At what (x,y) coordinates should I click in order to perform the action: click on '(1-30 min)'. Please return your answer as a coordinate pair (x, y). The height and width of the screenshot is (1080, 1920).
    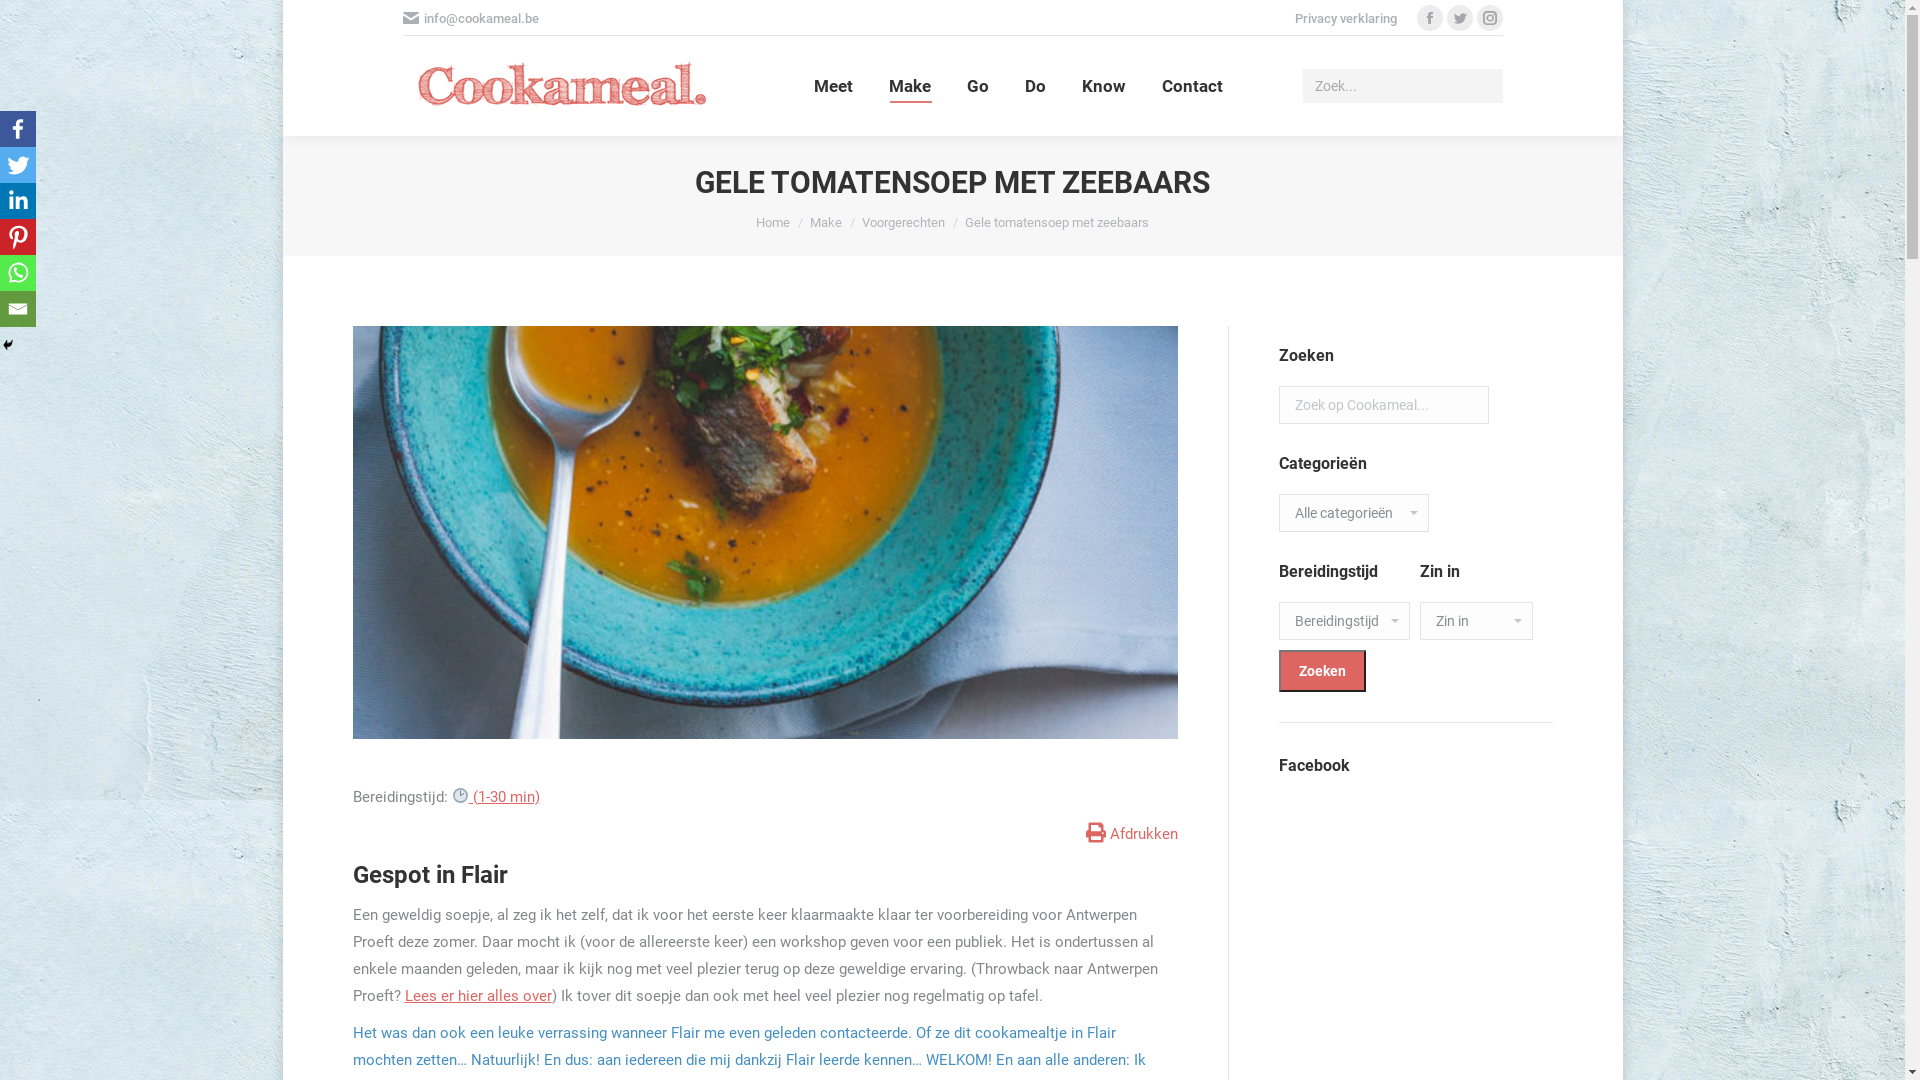
    Looking at the image, I should click on (450, 796).